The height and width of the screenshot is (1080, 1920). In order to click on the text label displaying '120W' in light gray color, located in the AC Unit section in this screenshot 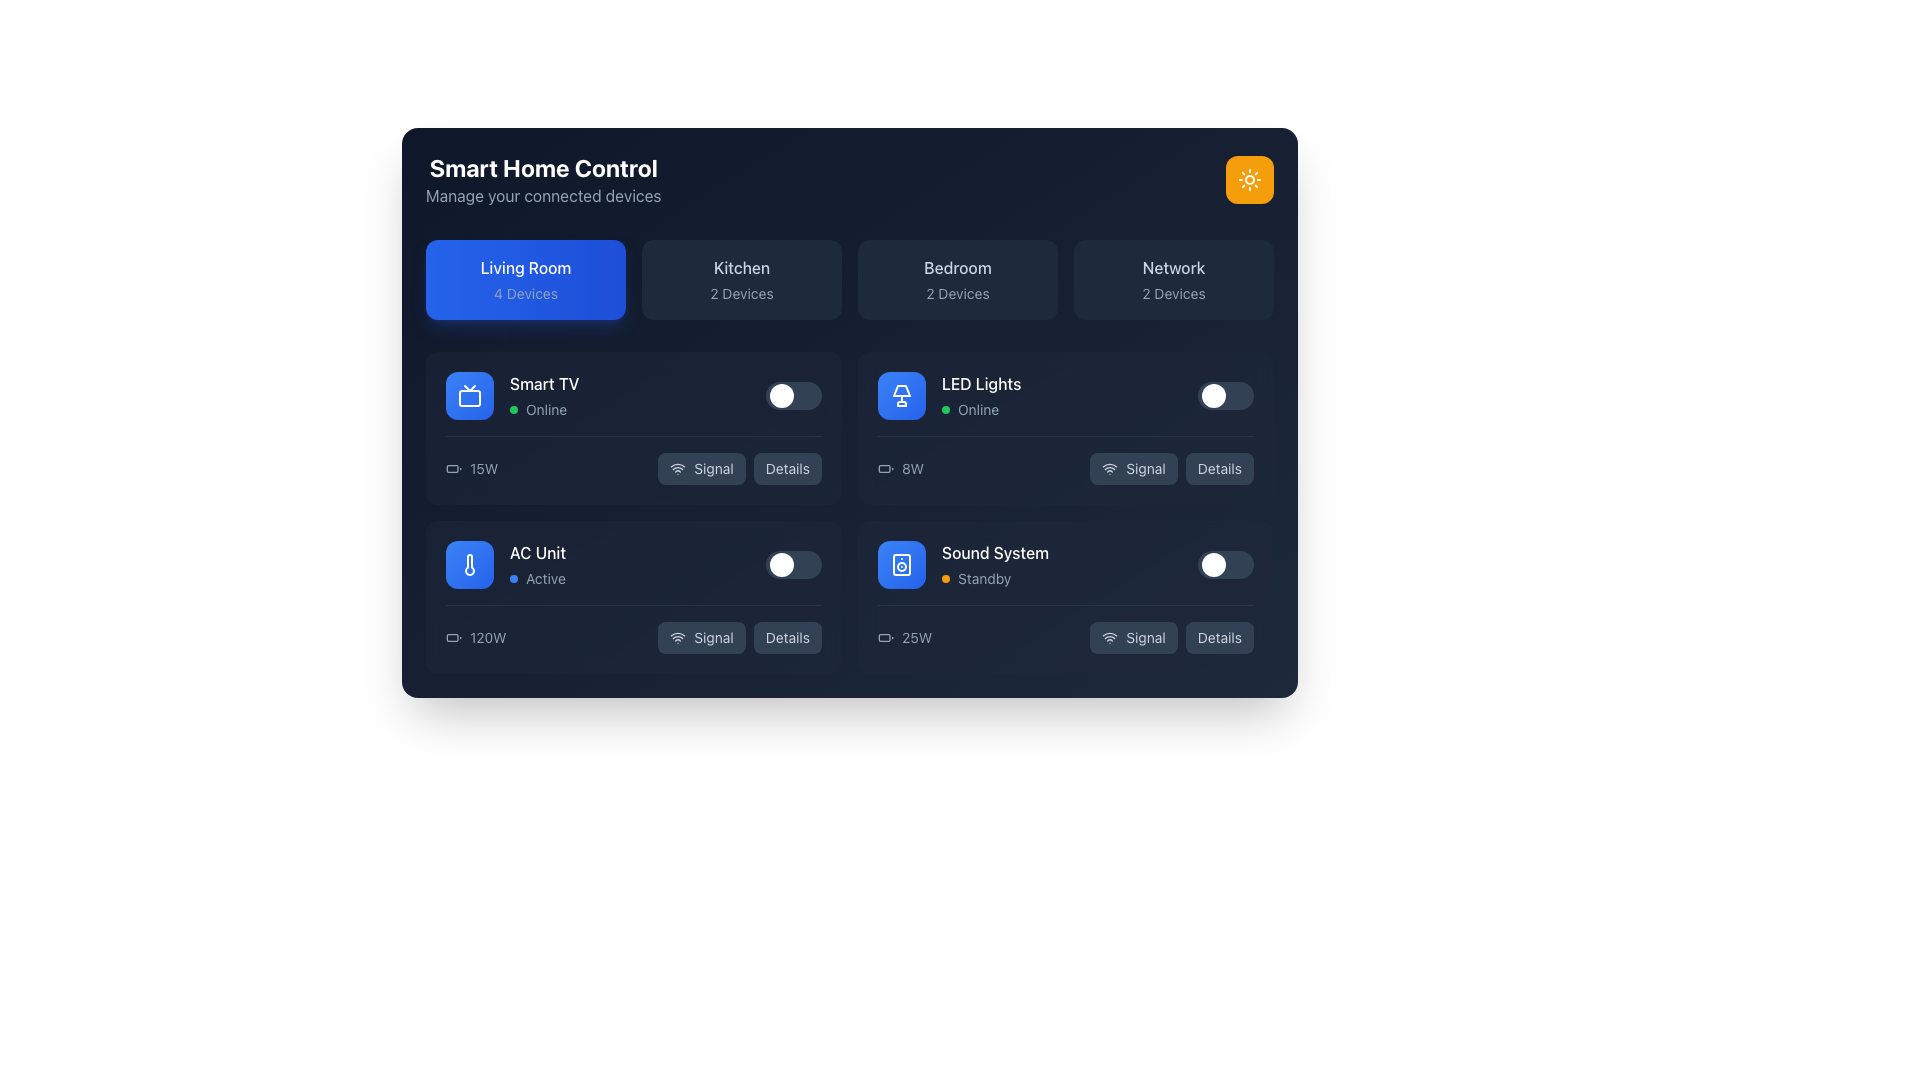, I will do `click(488, 637)`.